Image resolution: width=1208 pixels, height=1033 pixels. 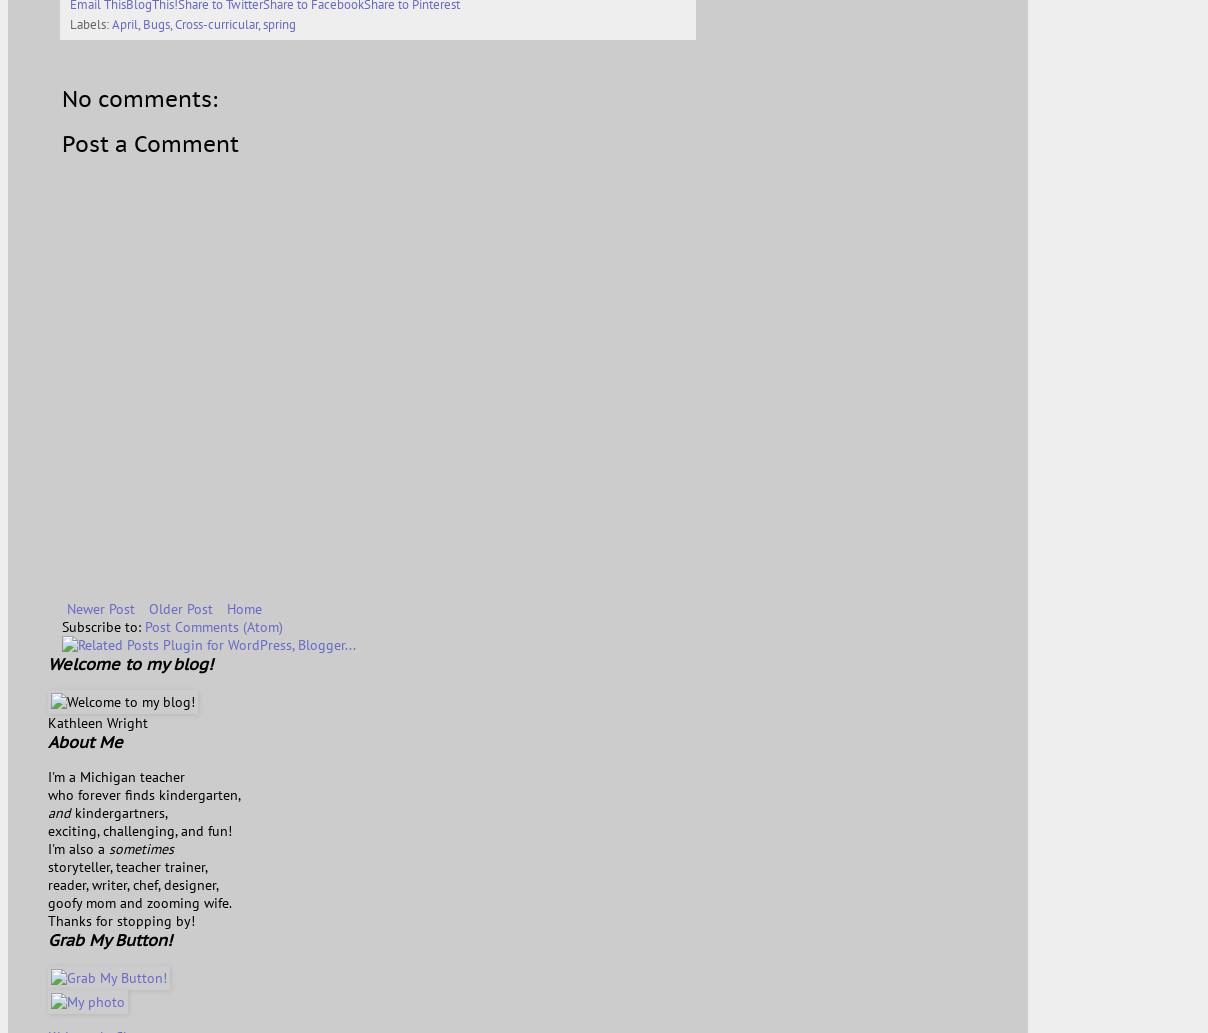 What do you see at coordinates (120, 918) in the screenshot?
I see `'Thanks for stopping by!'` at bounding box center [120, 918].